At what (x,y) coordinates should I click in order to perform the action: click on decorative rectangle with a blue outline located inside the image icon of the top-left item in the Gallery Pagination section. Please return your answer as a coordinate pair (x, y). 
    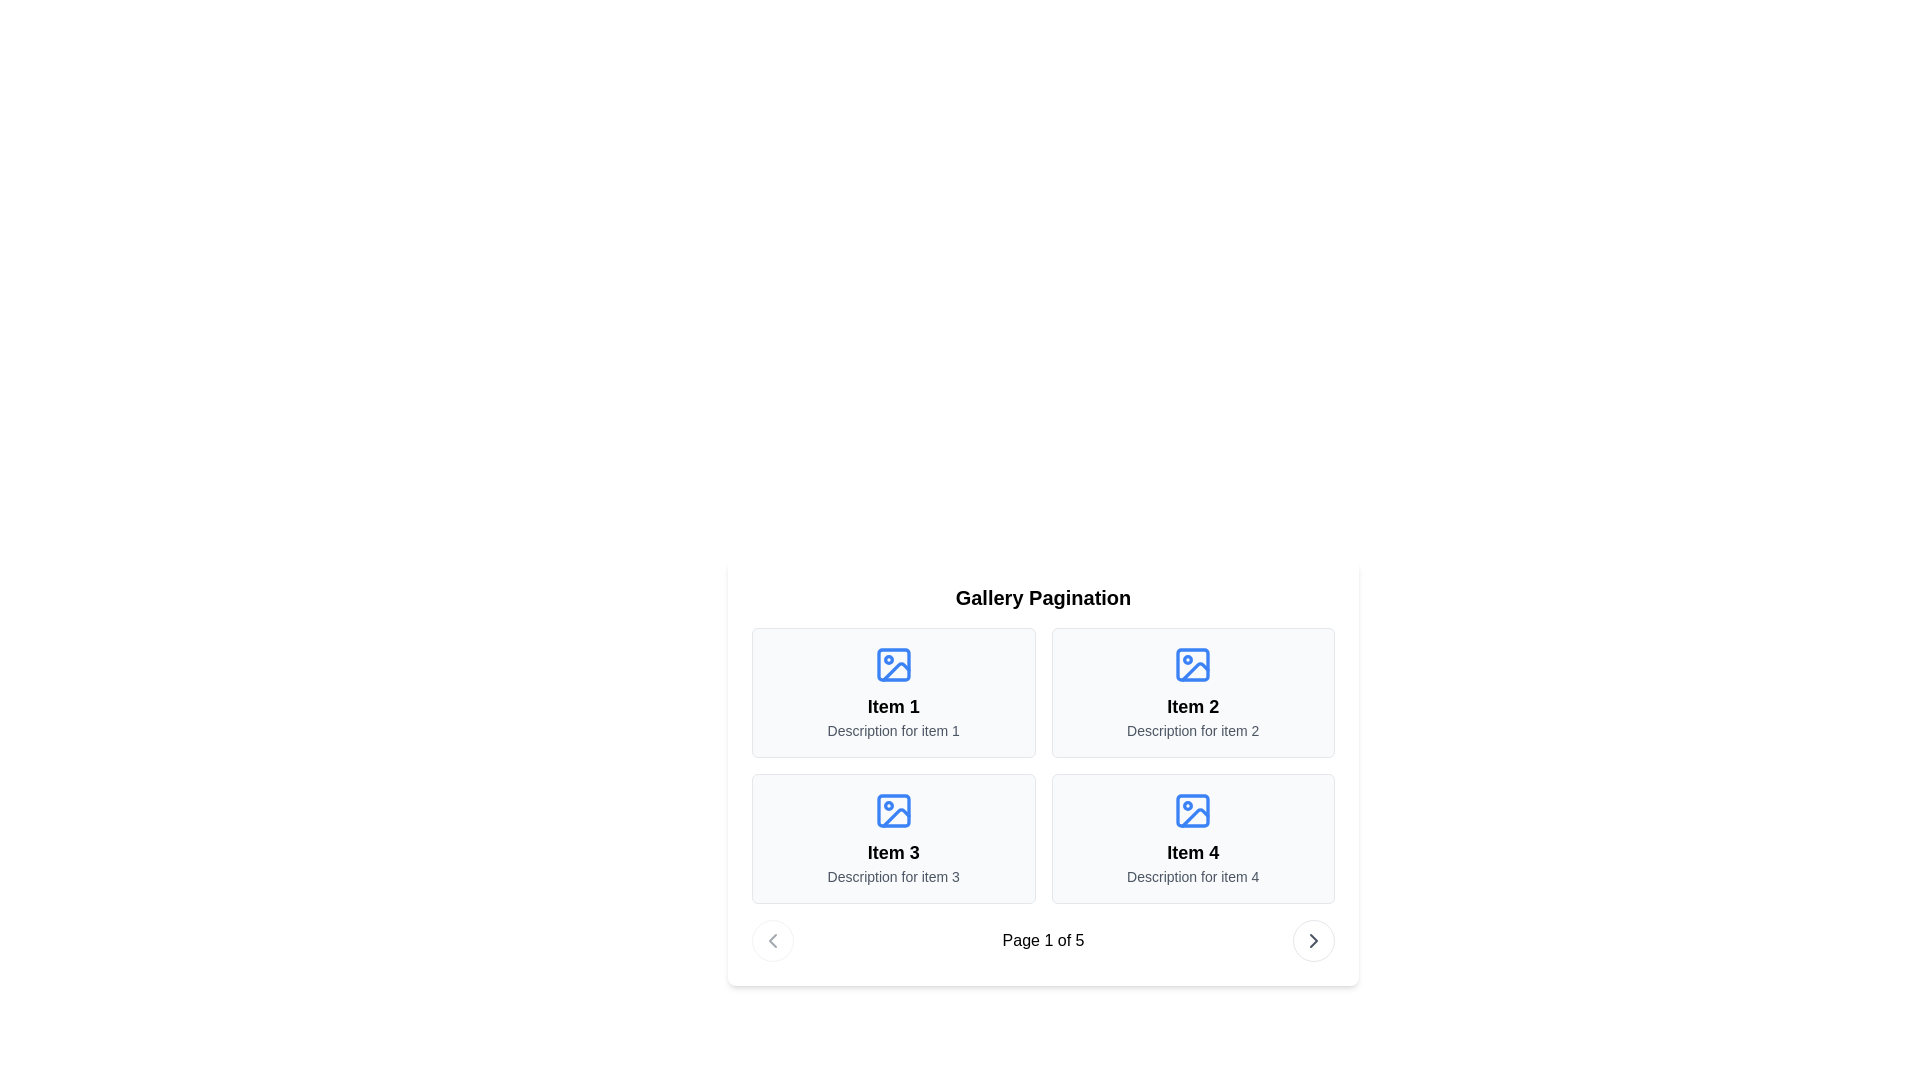
    Looking at the image, I should click on (892, 664).